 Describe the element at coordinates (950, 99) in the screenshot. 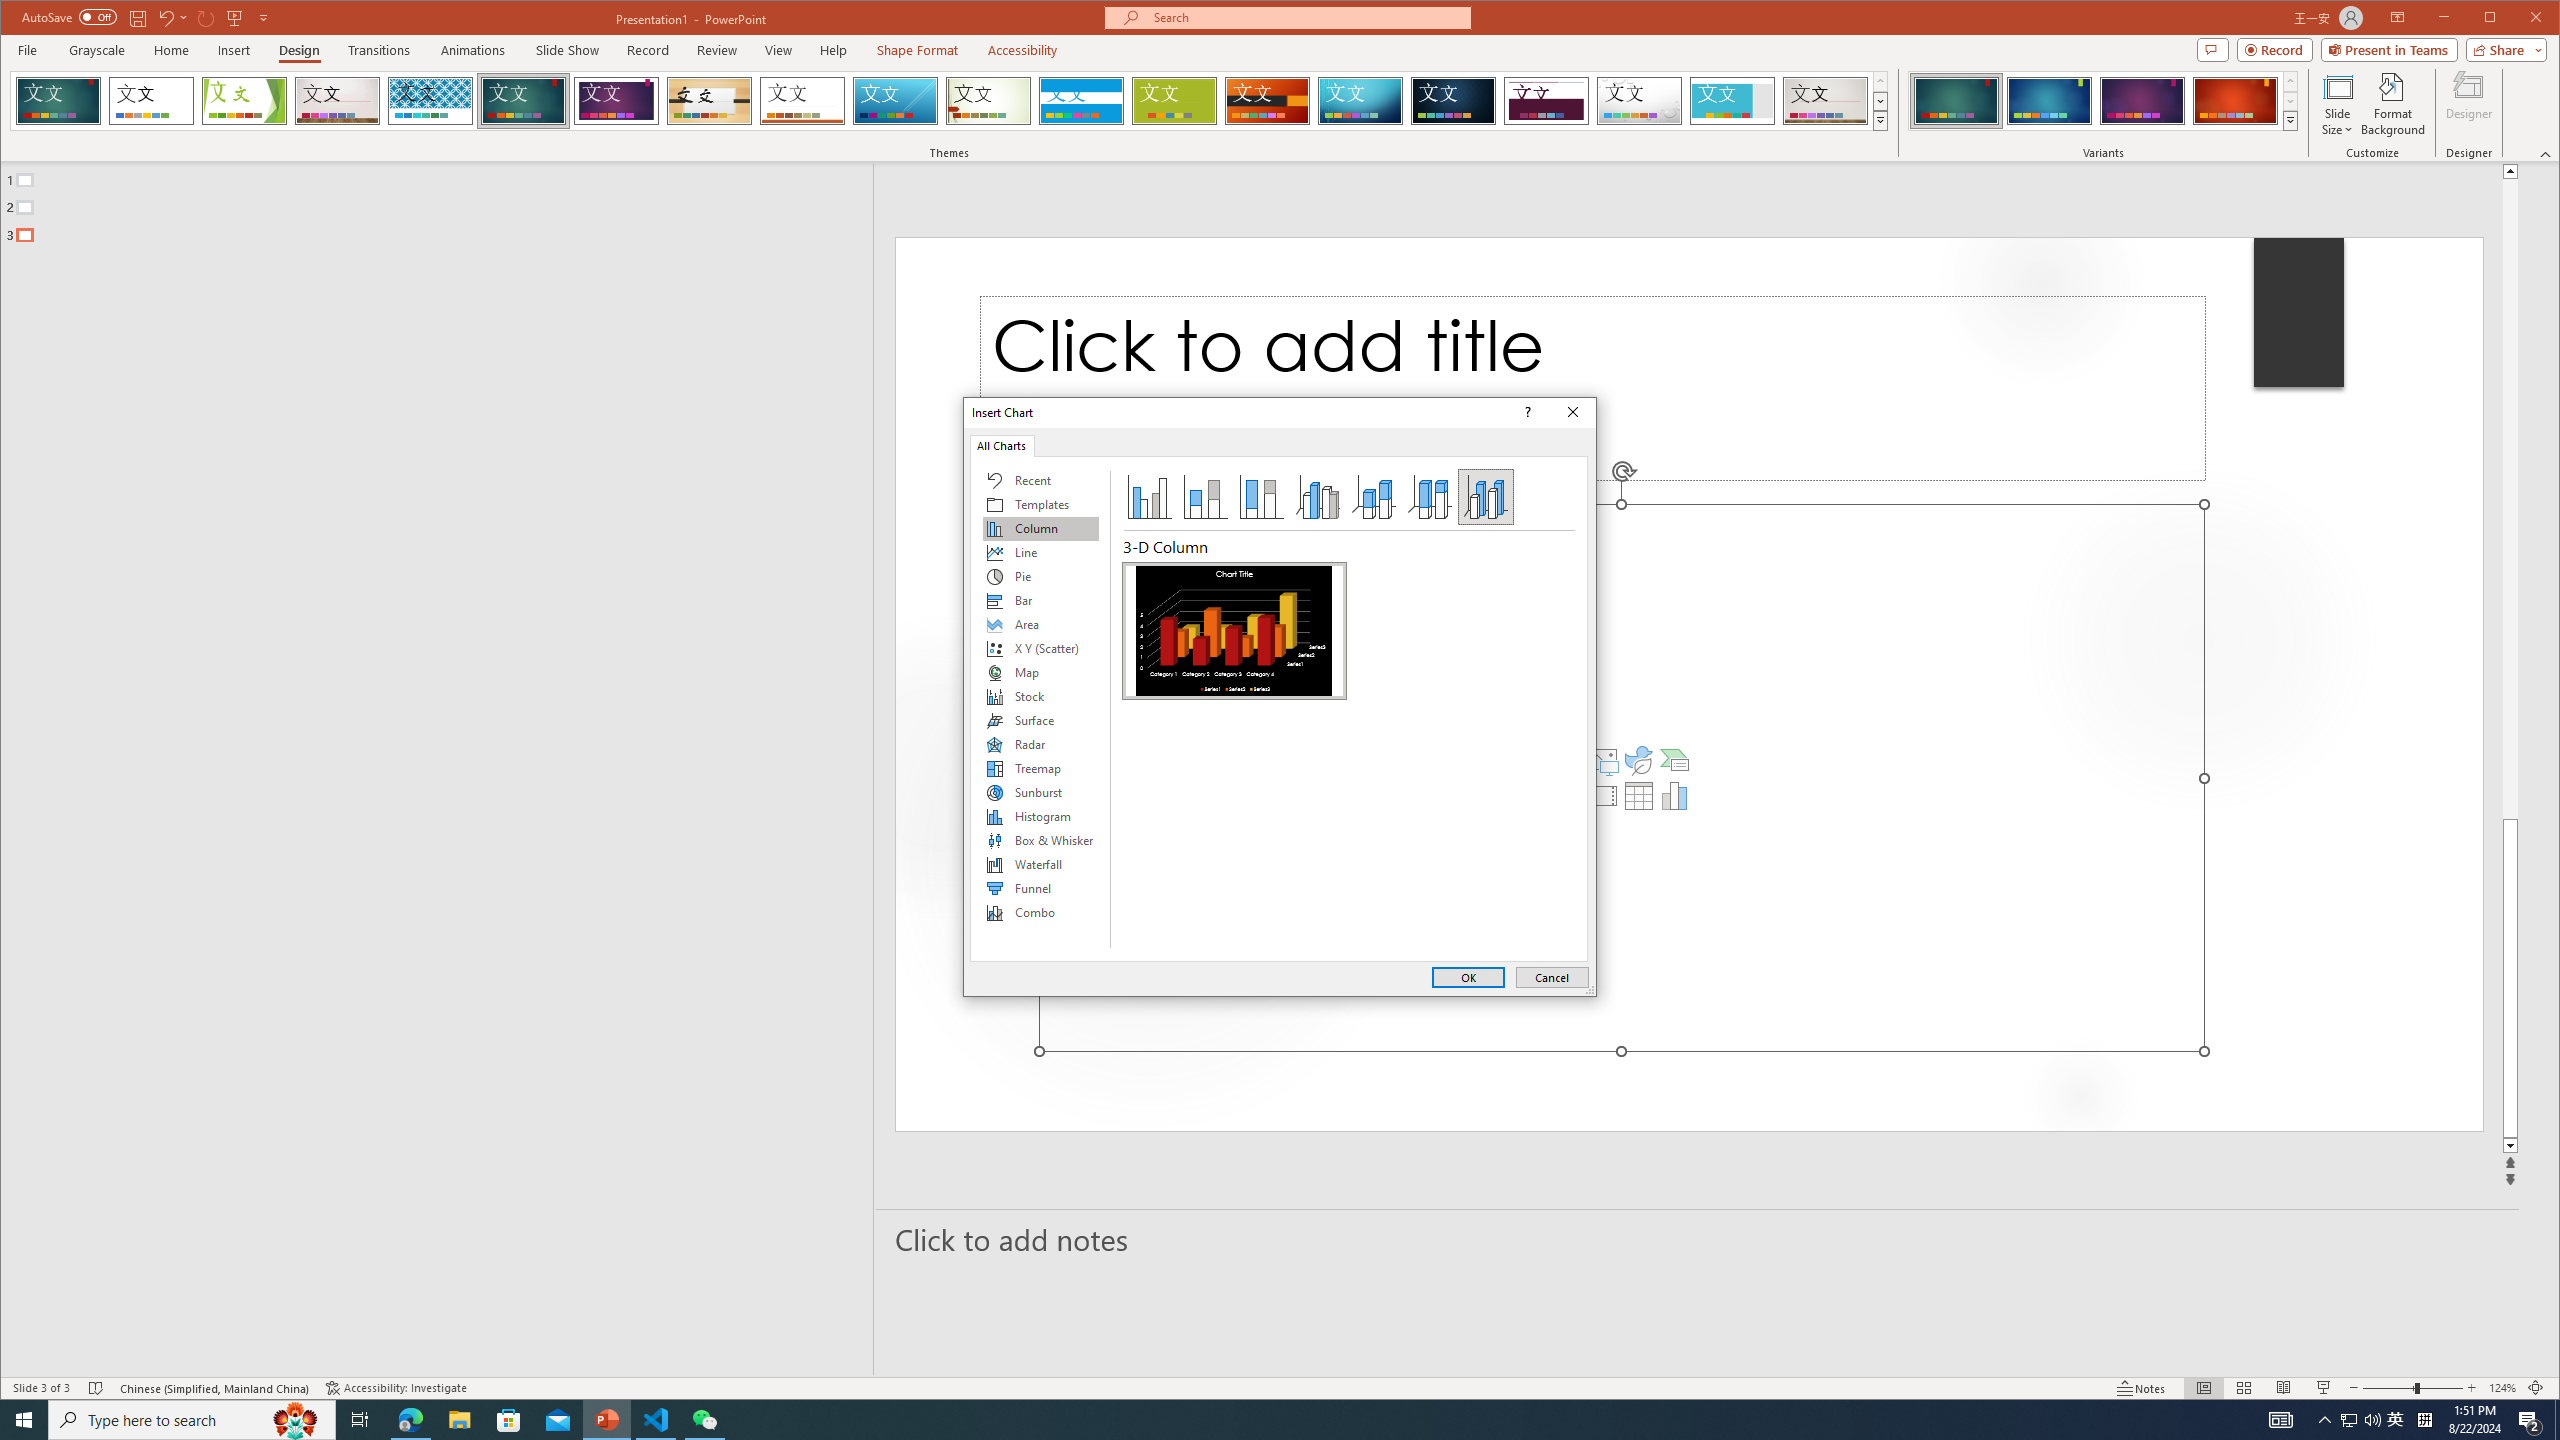

I see `'AutomationID: SlideThemesGallery'` at that location.